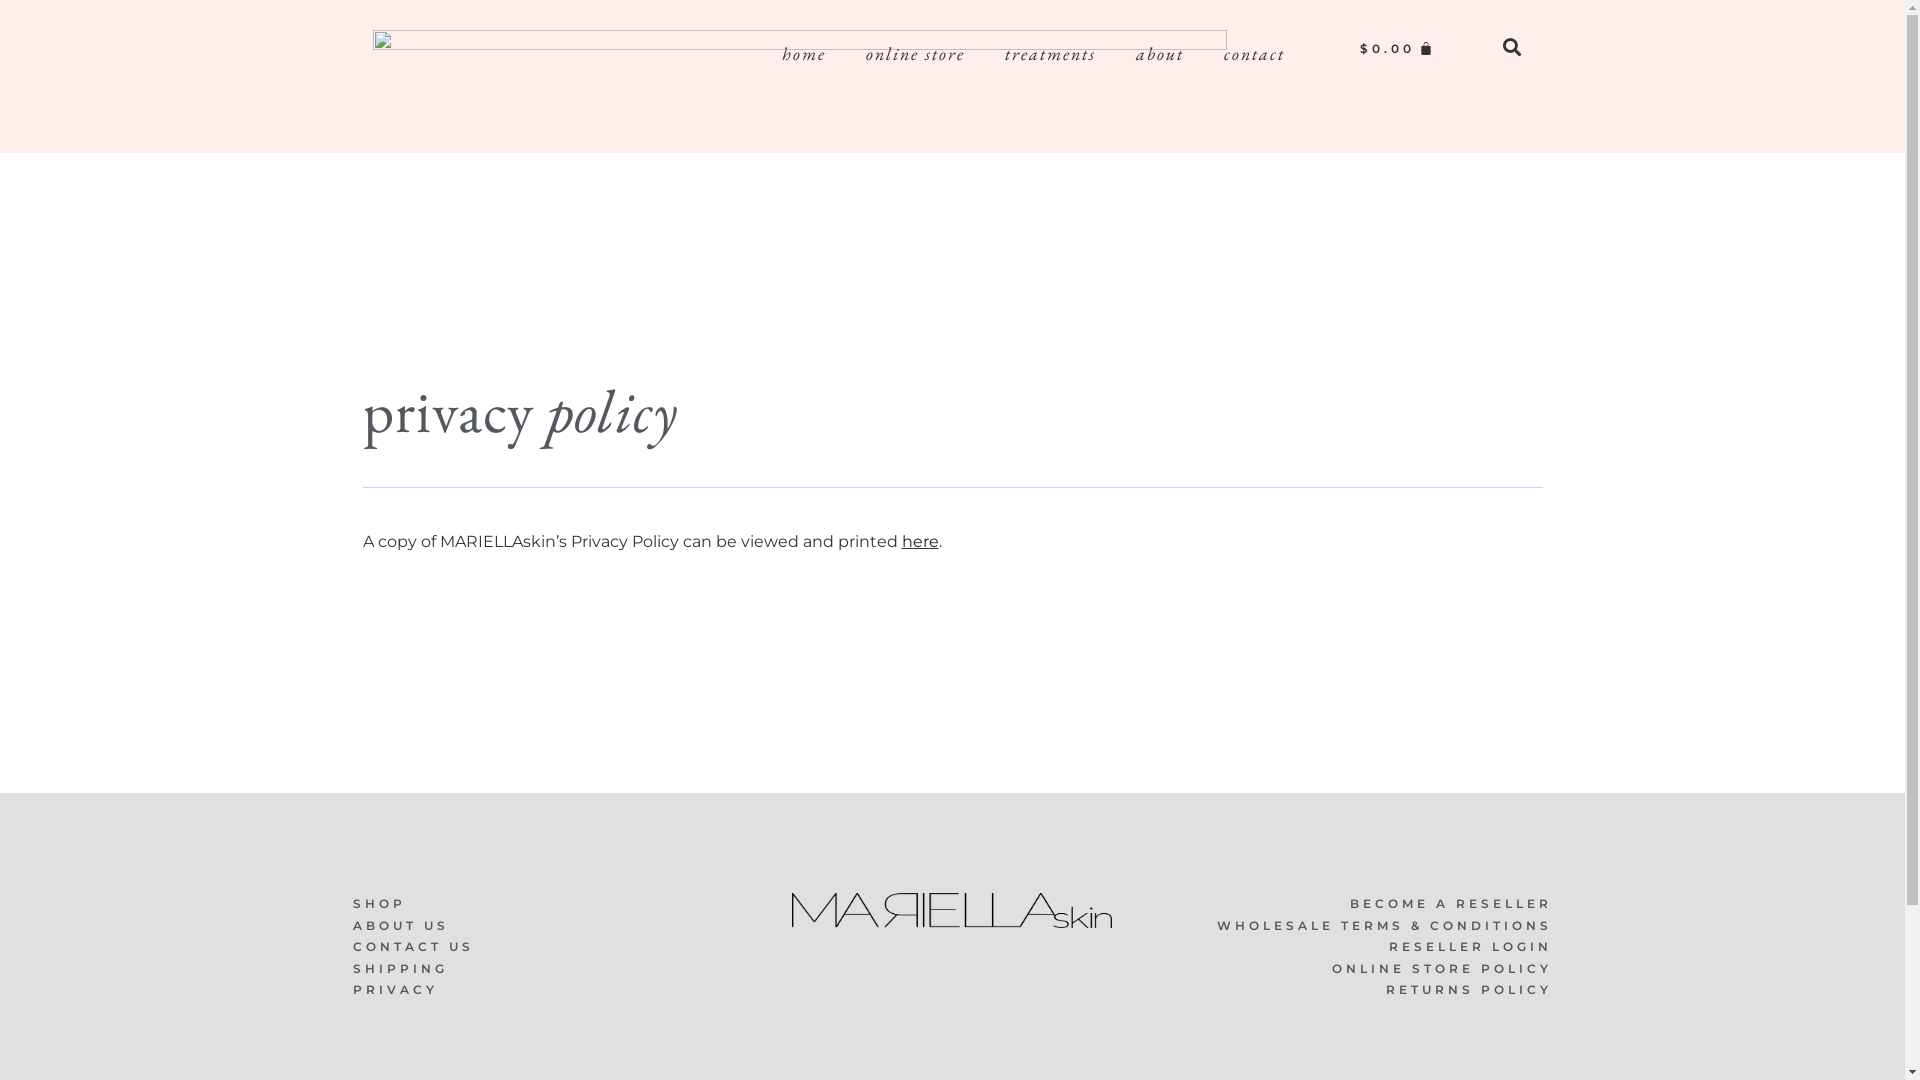 The image size is (1920, 1080). What do you see at coordinates (1352, 903) in the screenshot?
I see `'BECOME A RESELLER'` at bounding box center [1352, 903].